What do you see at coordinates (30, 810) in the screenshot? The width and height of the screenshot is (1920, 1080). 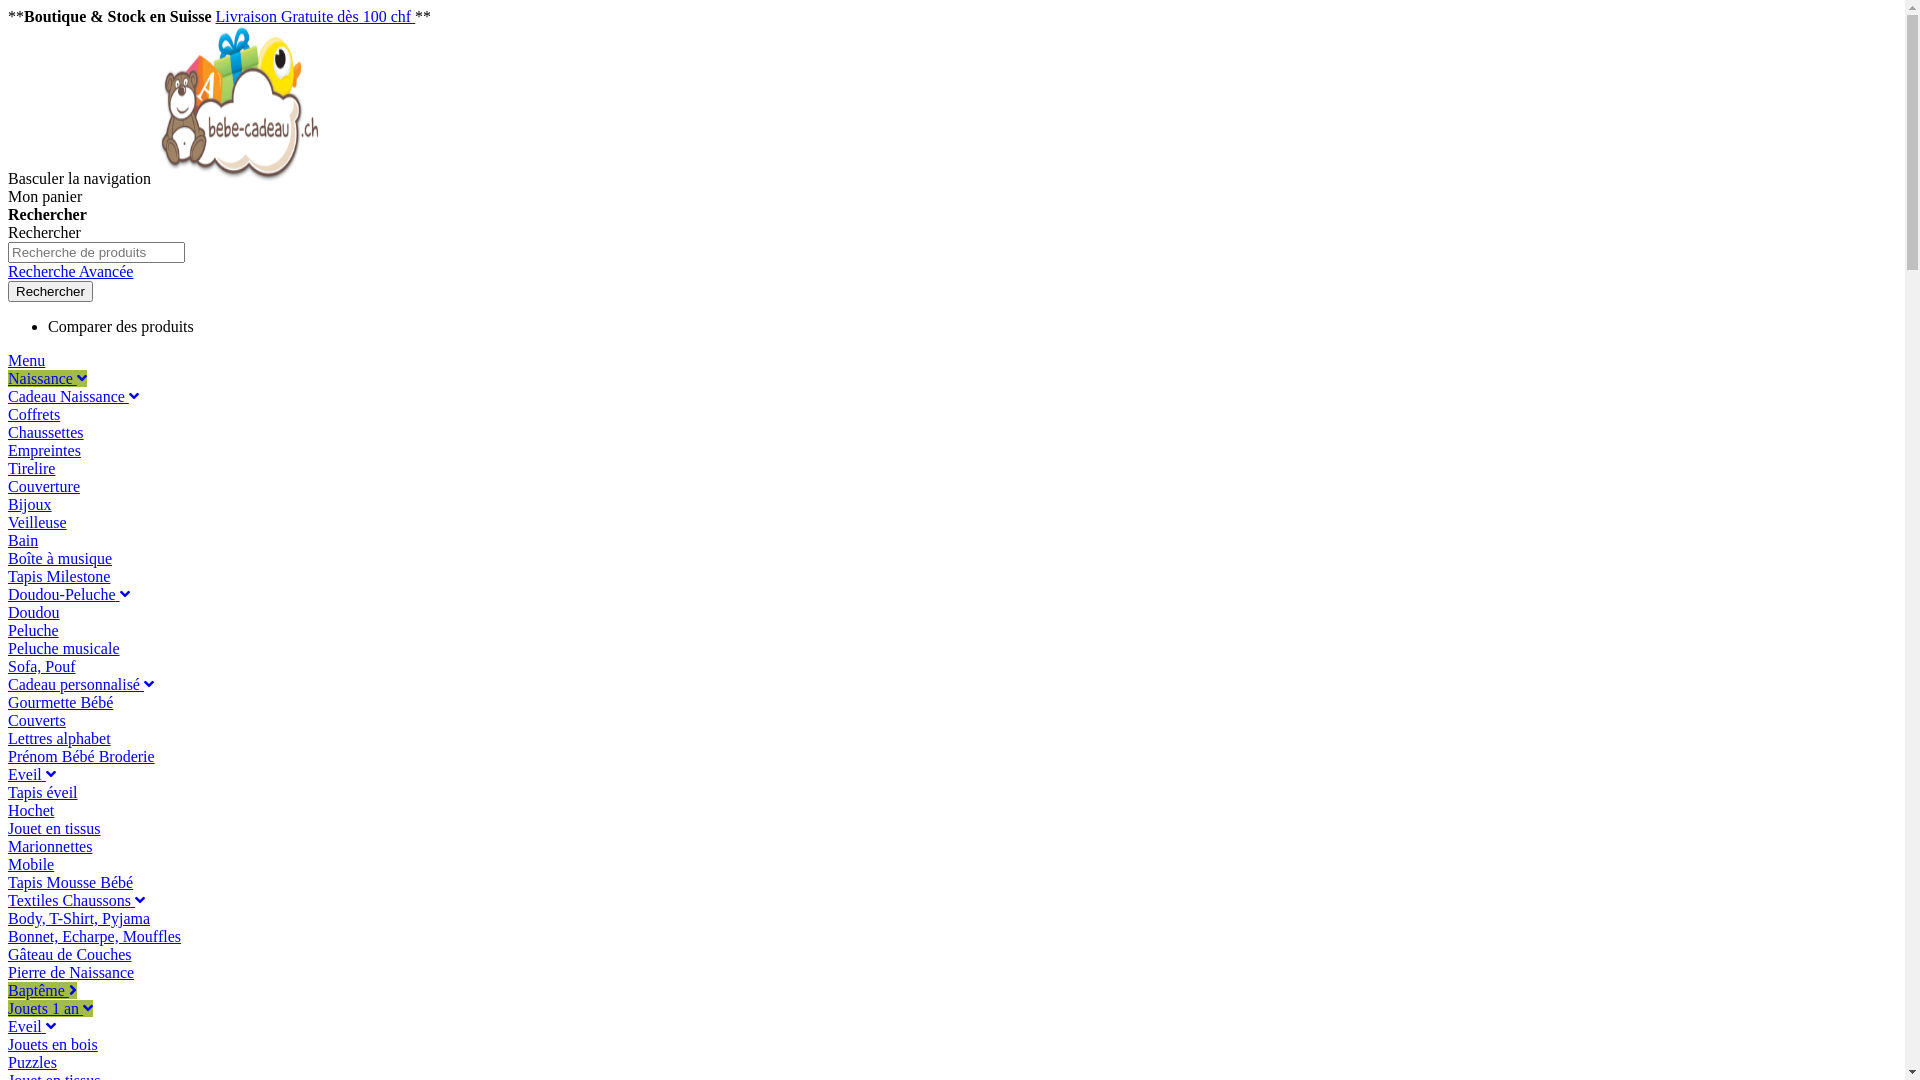 I see `'Hochet'` at bounding box center [30, 810].